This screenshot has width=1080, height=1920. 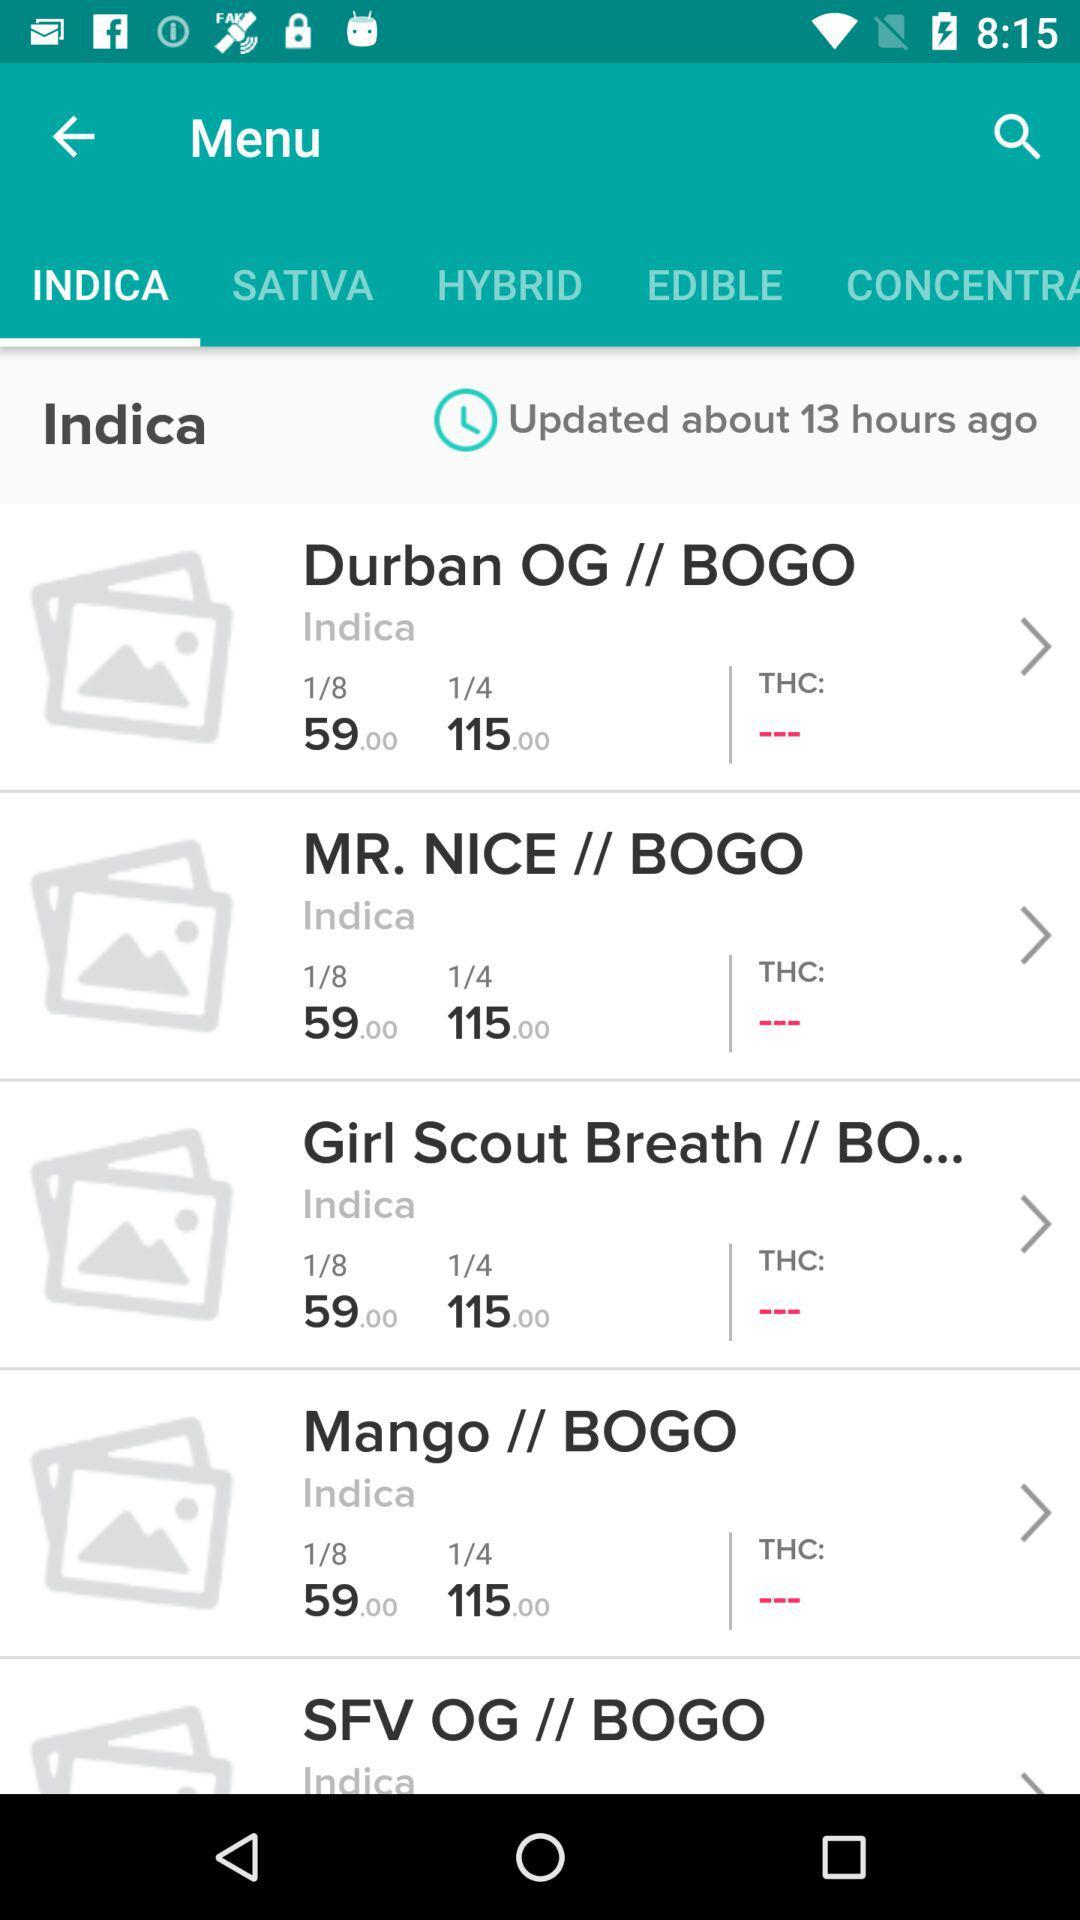 I want to click on icon next to the menu icon, so click(x=1017, y=135).